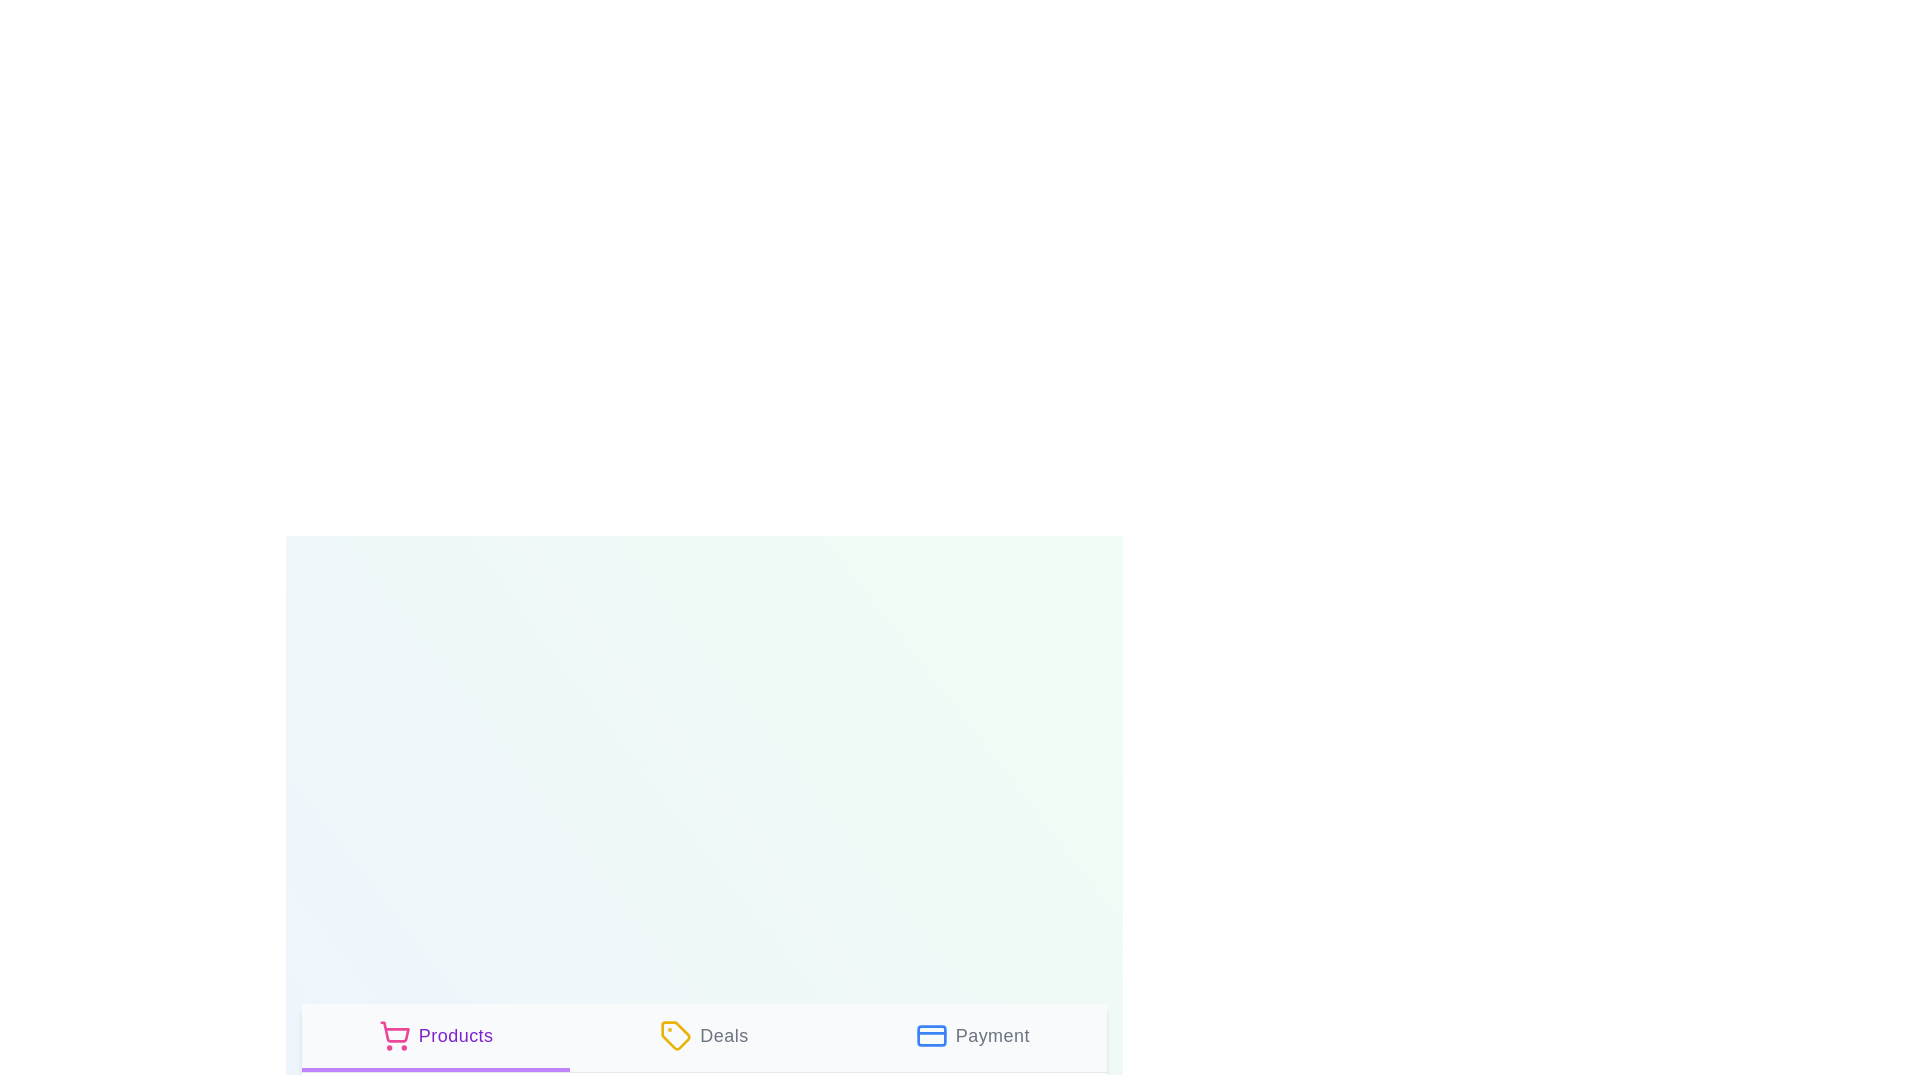  What do you see at coordinates (435, 1036) in the screenshot?
I see `the Products tab` at bounding box center [435, 1036].